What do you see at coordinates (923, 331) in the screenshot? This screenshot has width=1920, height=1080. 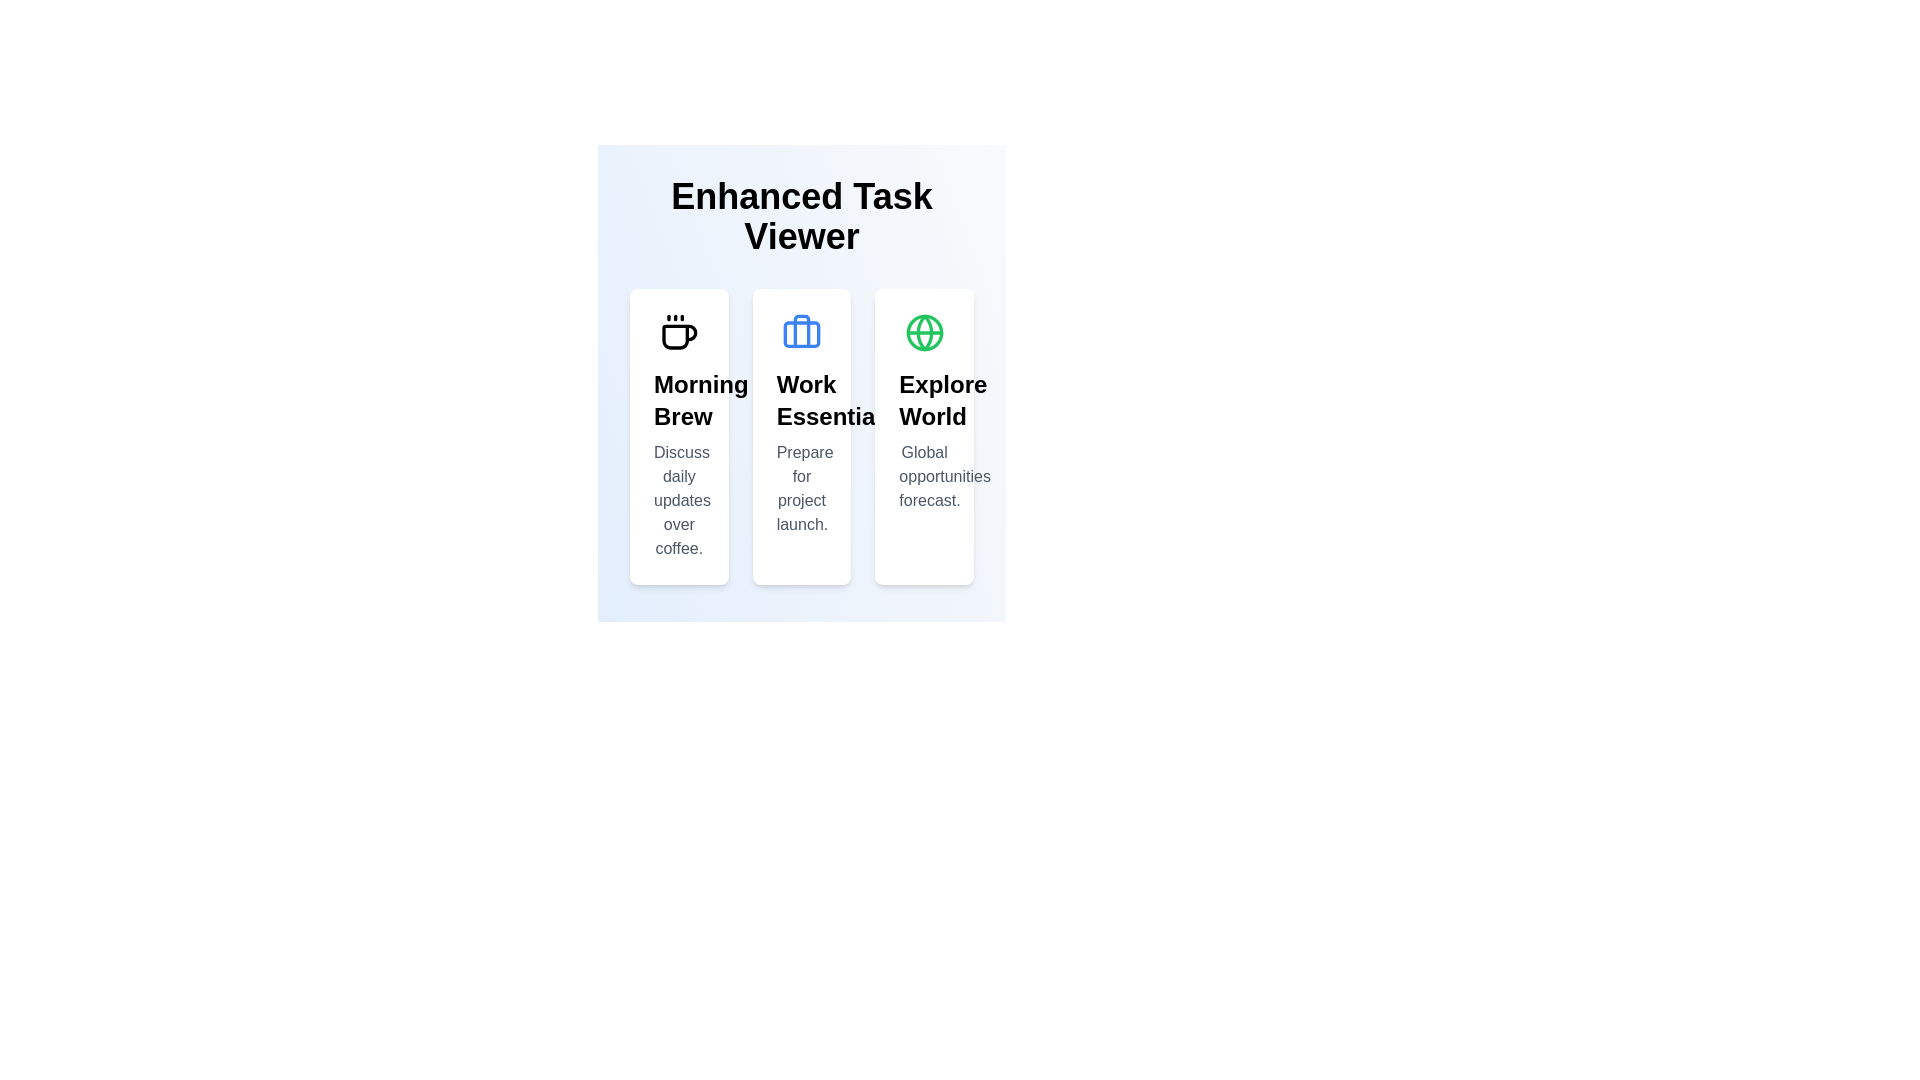 I see `the green globe icon representing Earth, which is located at the top center of the card labeled 'Explore World'` at bounding box center [923, 331].